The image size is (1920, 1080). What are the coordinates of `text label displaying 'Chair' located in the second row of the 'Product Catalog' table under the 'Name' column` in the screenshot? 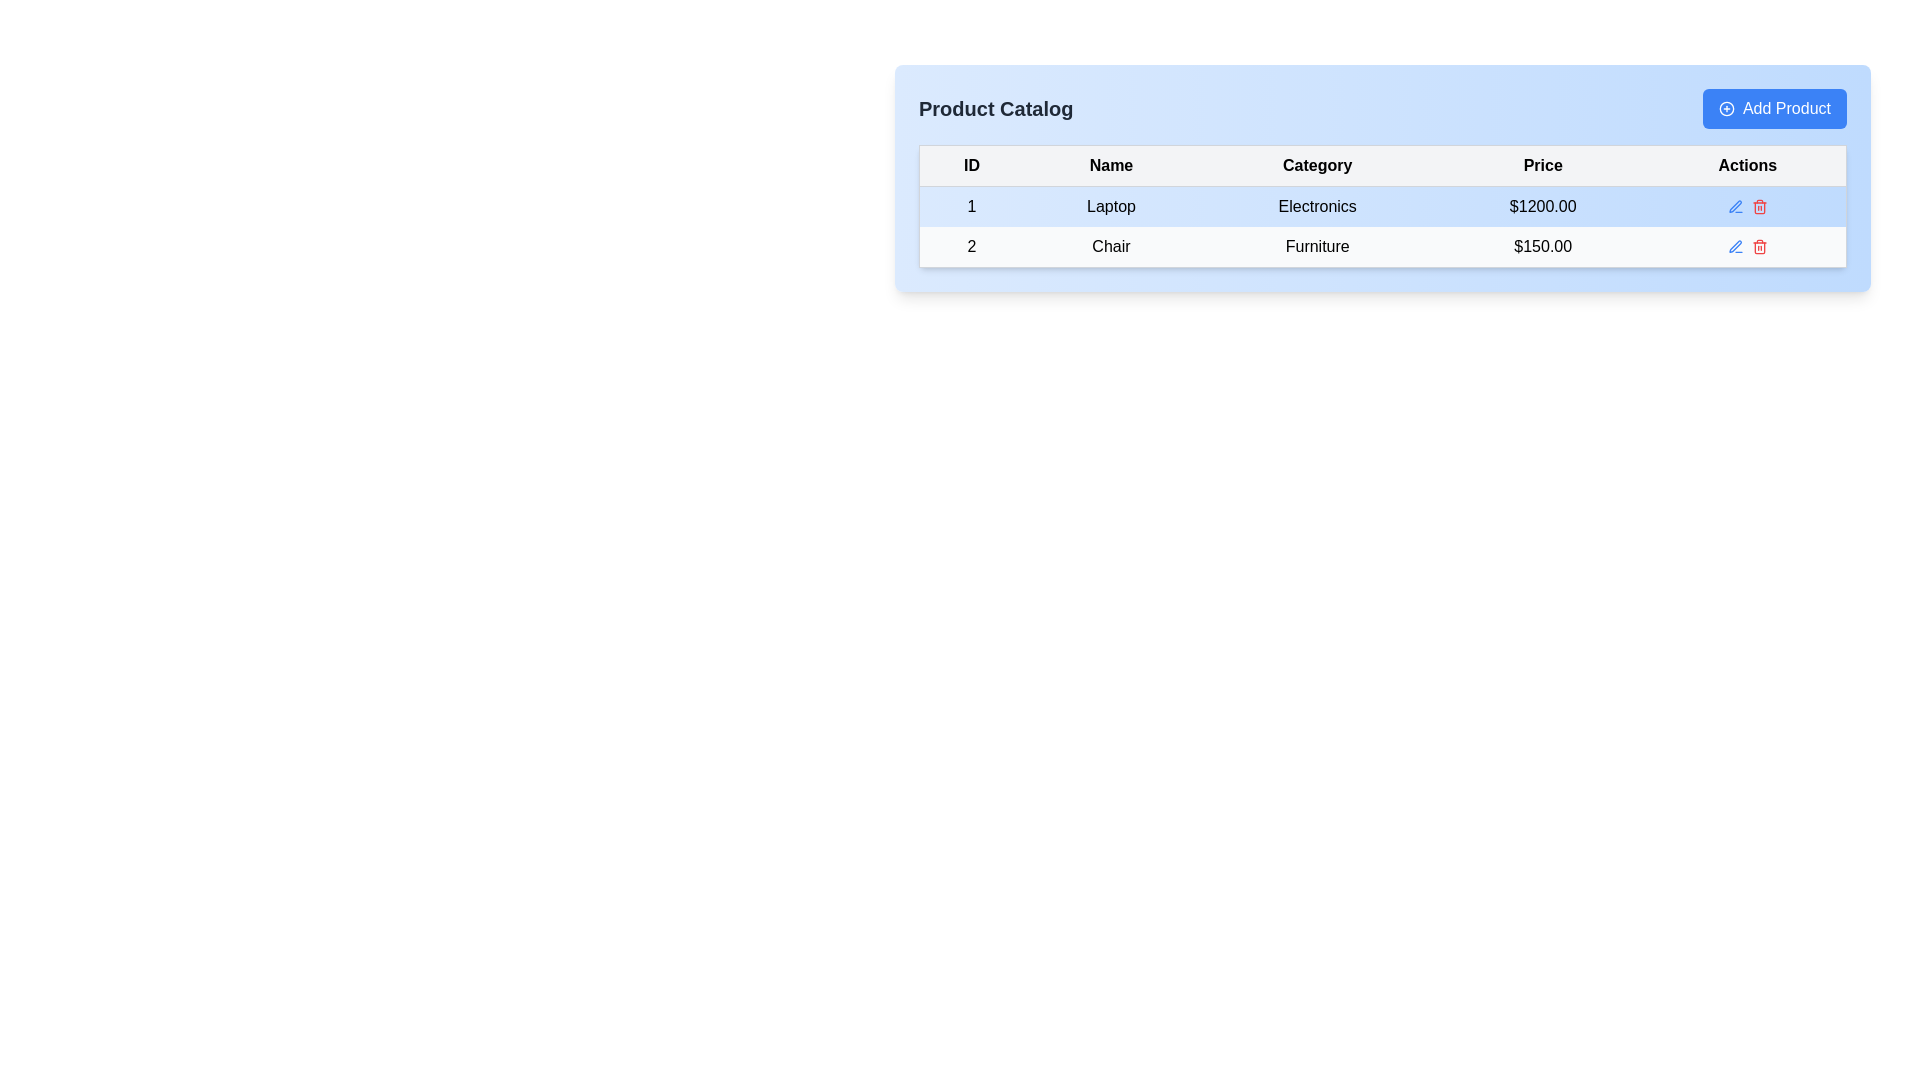 It's located at (1110, 246).